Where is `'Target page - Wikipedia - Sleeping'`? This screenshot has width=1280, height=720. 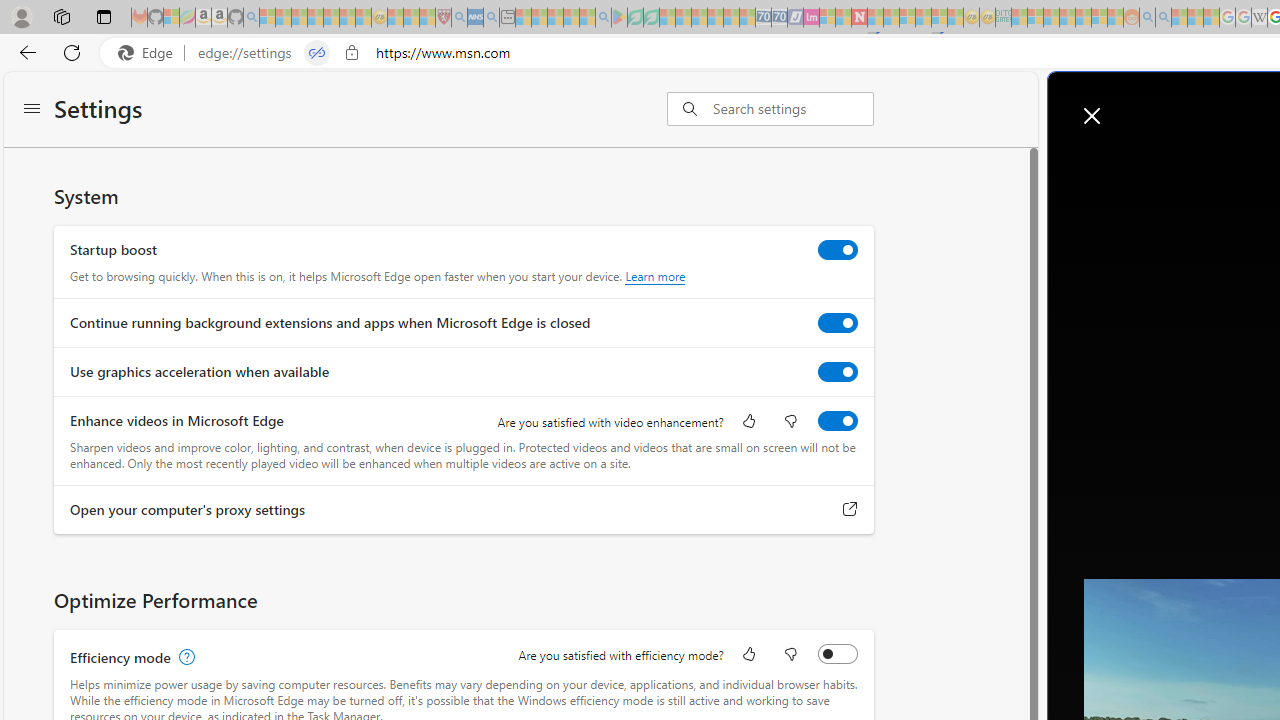 'Target page - Wikipedia - Sleeping' is located at coordinates (1258, 17).